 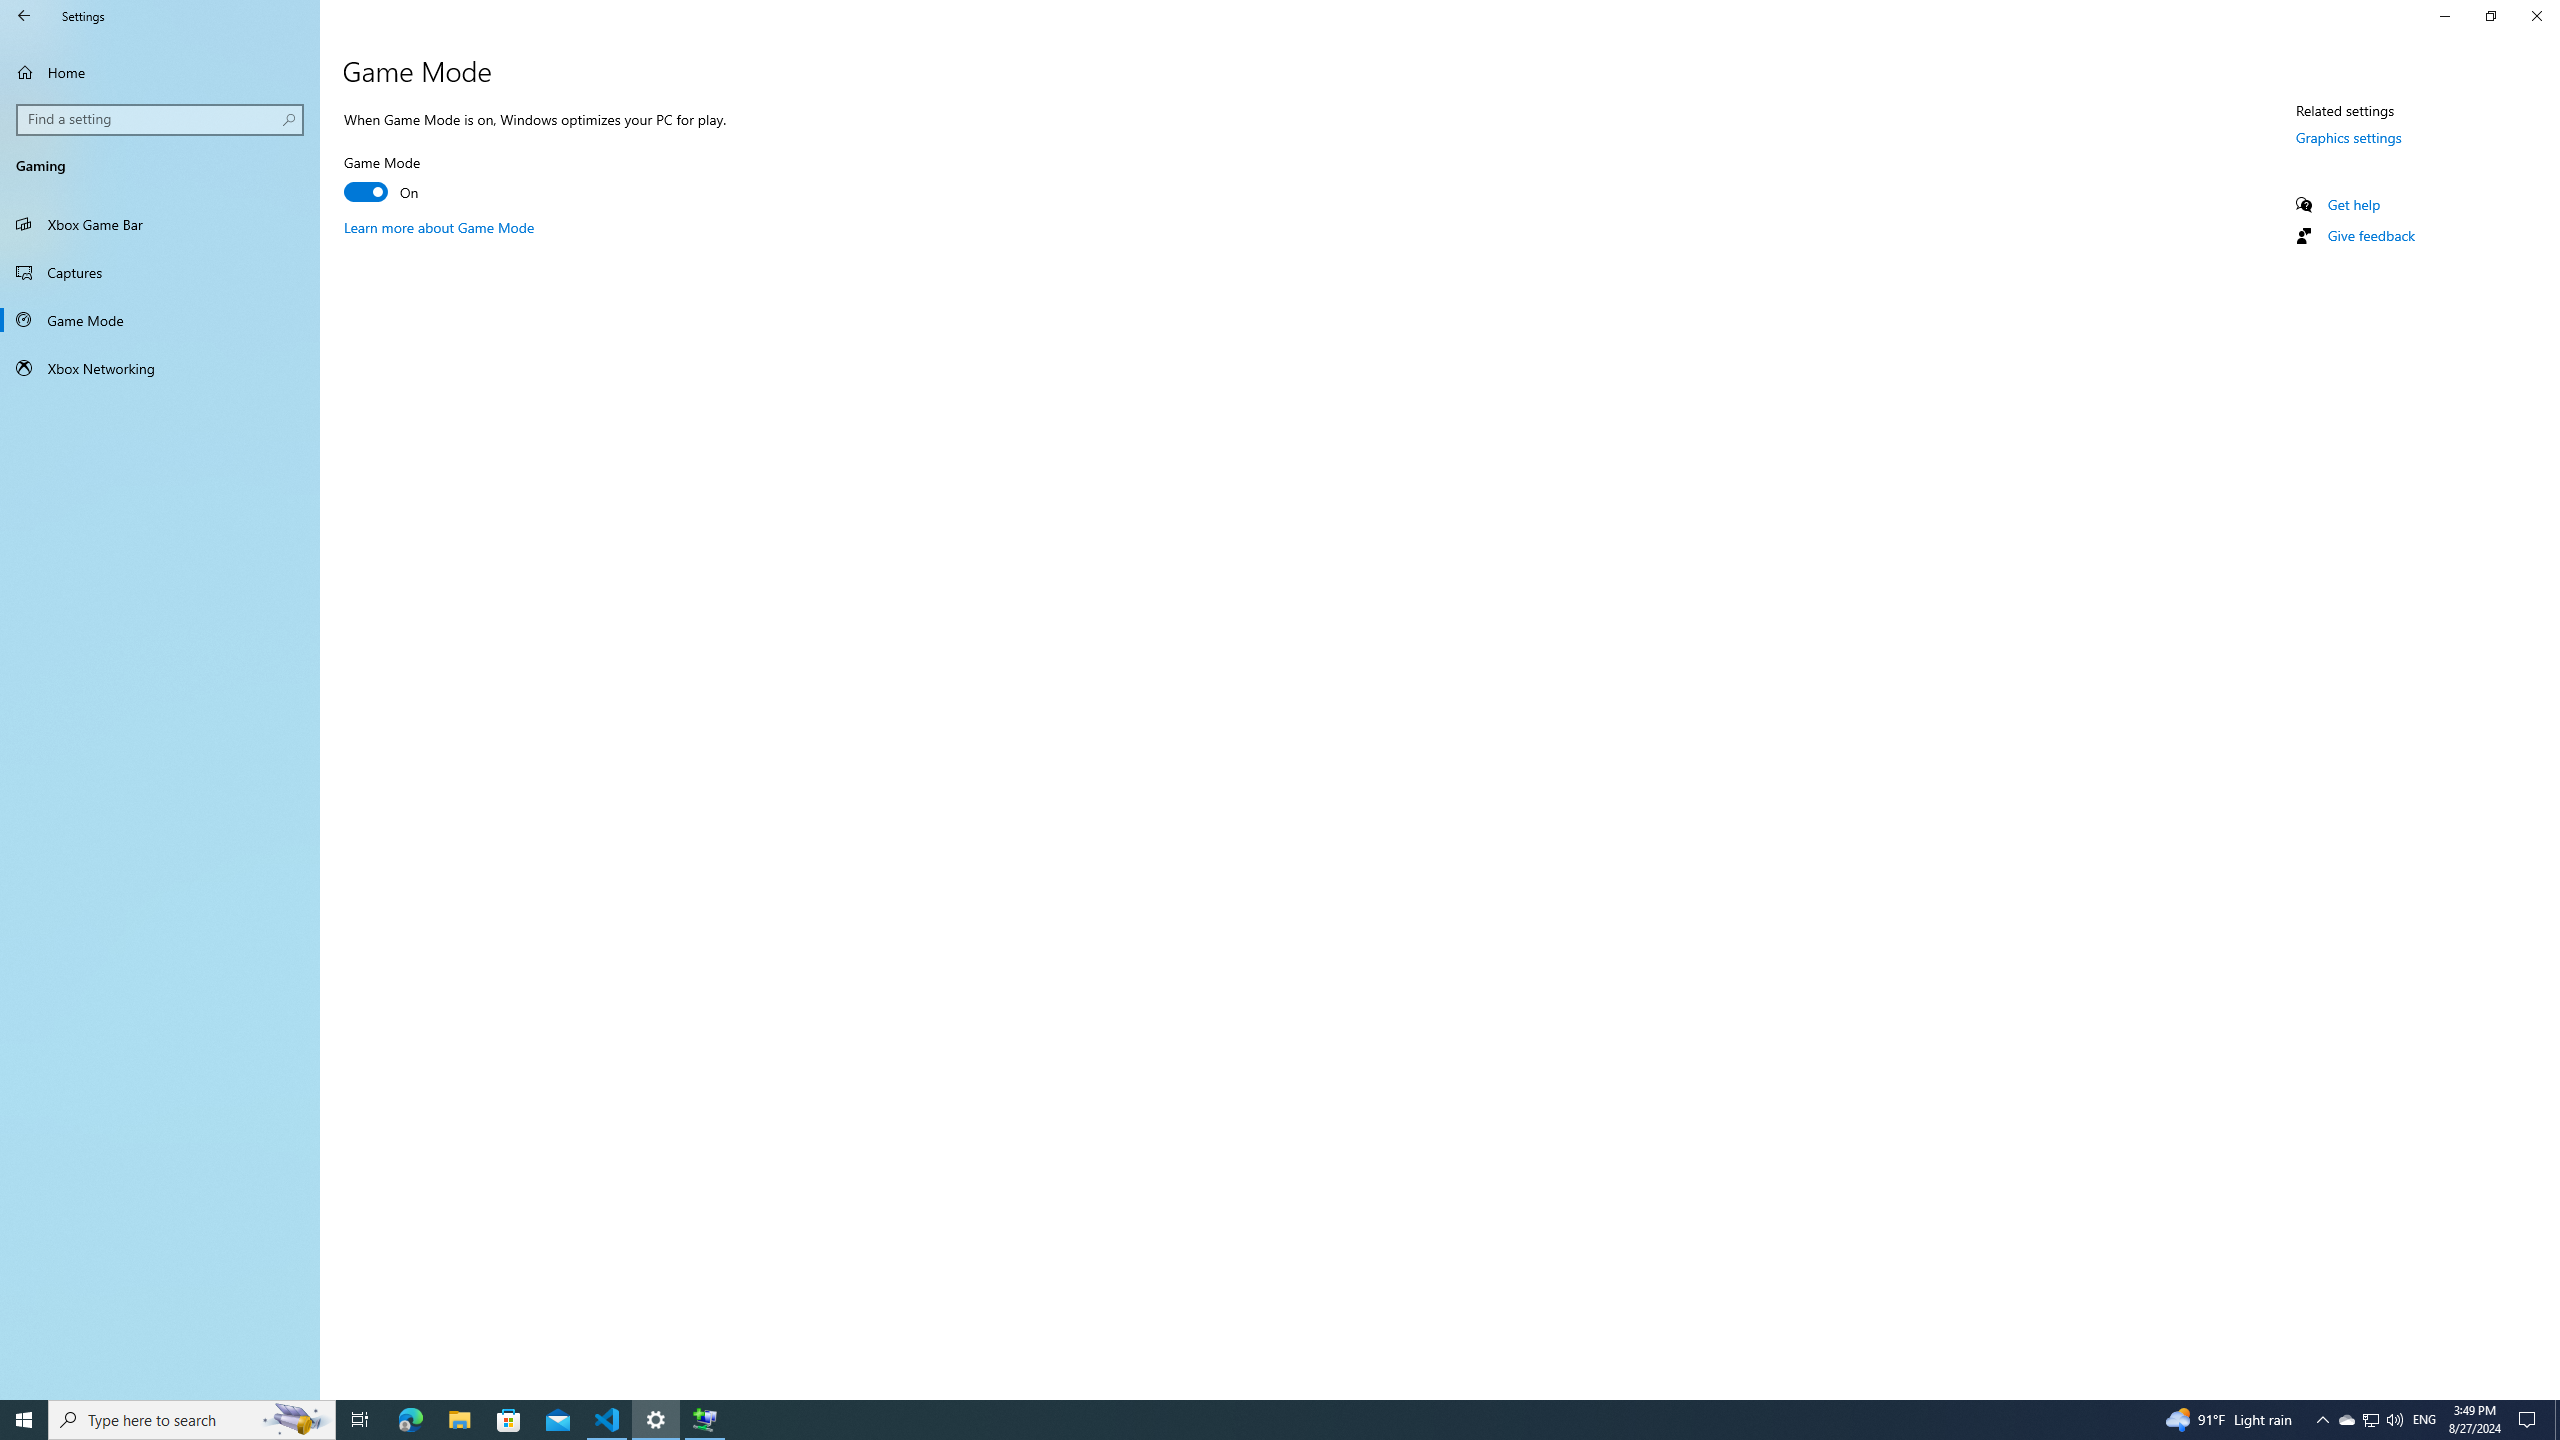 What do you see at coordinates (607, 1418) in the screenshot?
I see `'Visual Studio Code - 1 running window'` at bounding box center [607, 1418].